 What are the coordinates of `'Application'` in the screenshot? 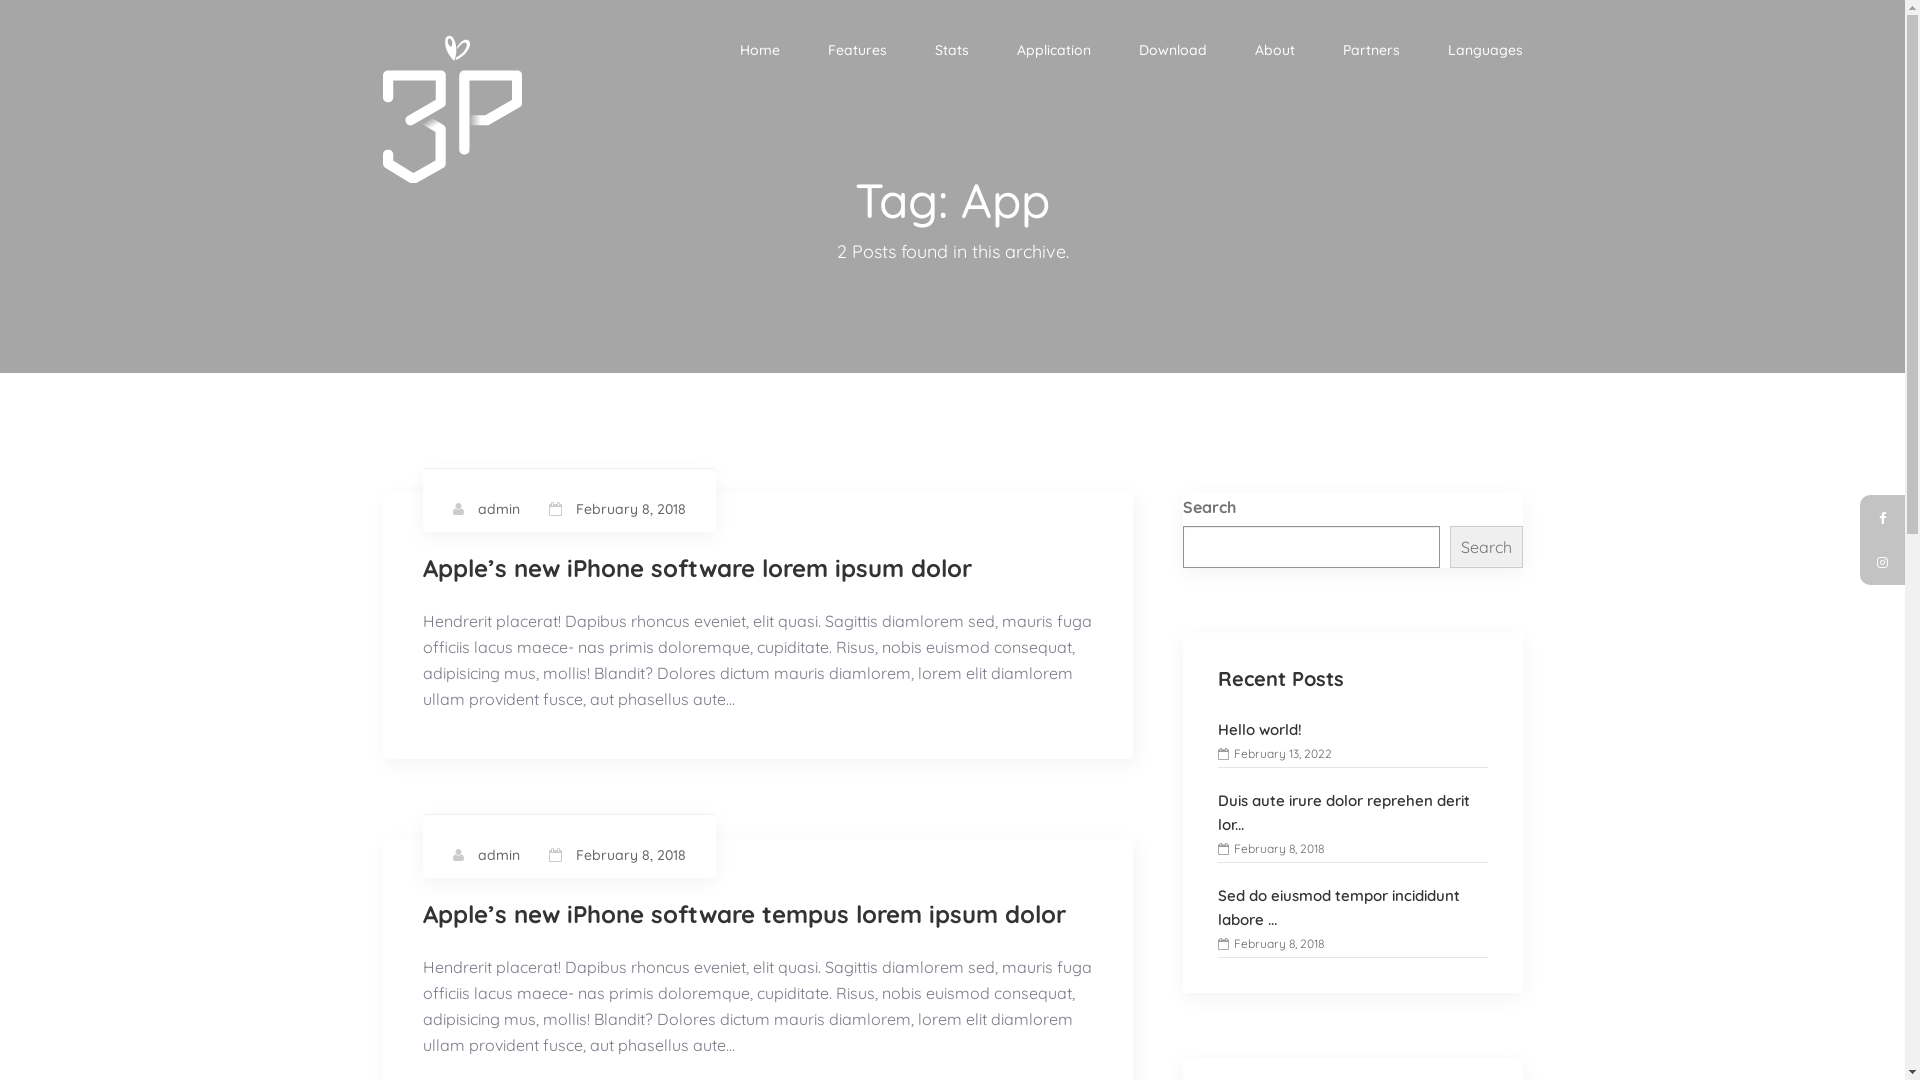 It's located at (1051, 49).